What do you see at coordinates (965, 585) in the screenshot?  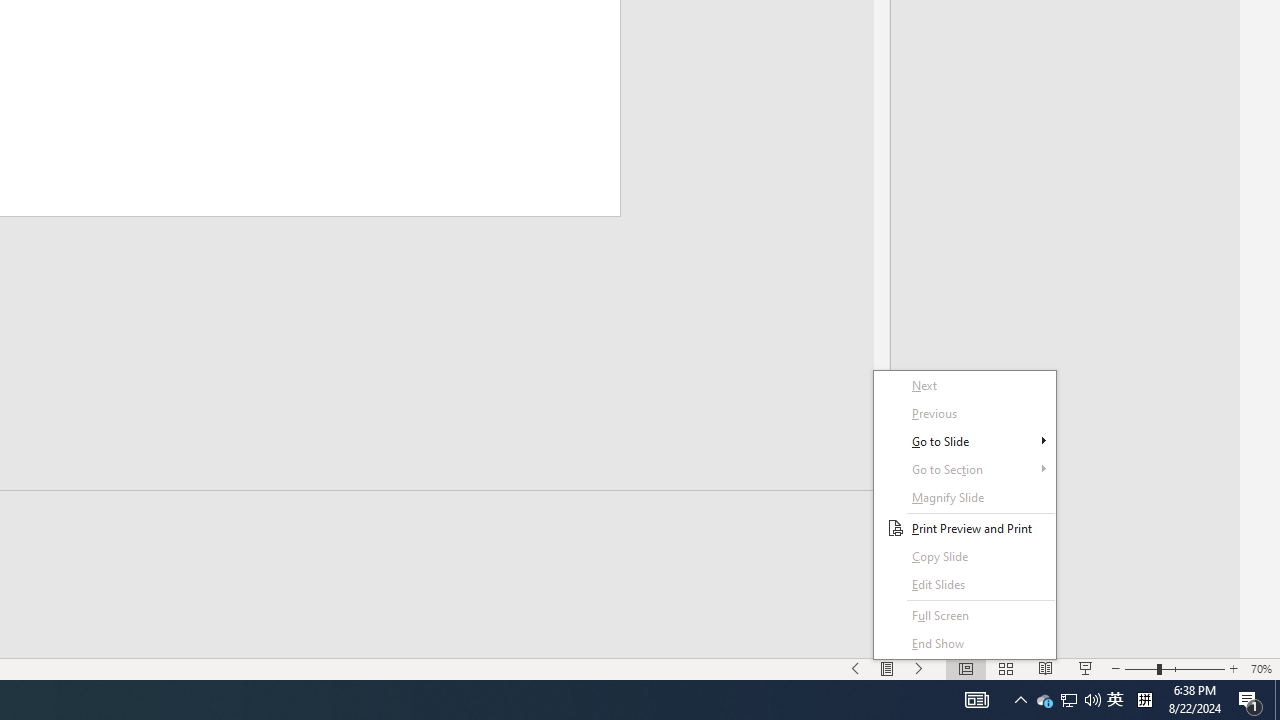 I see `'Copy Slide'` at bounding box center [965, 585].